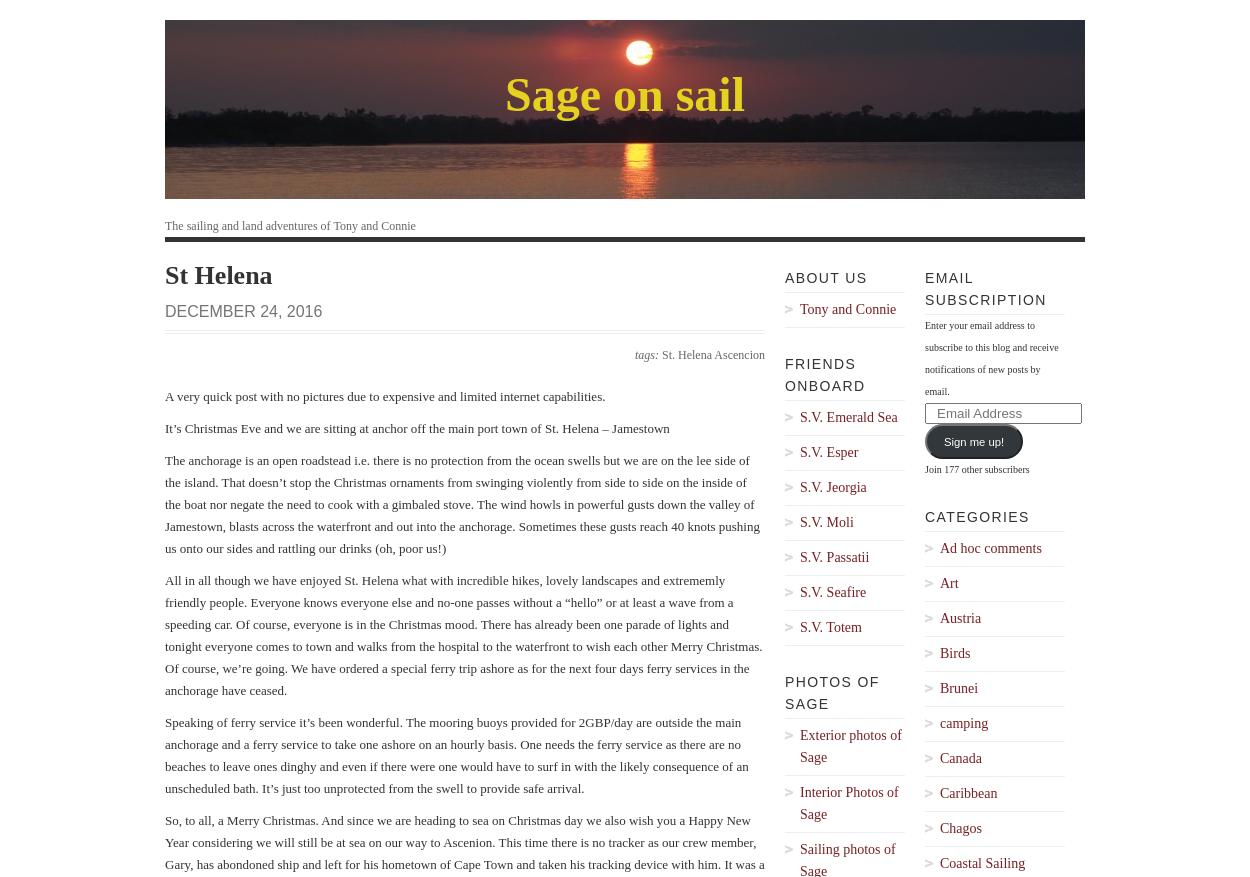  What do you see at coordinates (217, 275) in the screenshot?
I see `'St Helena'` at bounding box center [217, 275].